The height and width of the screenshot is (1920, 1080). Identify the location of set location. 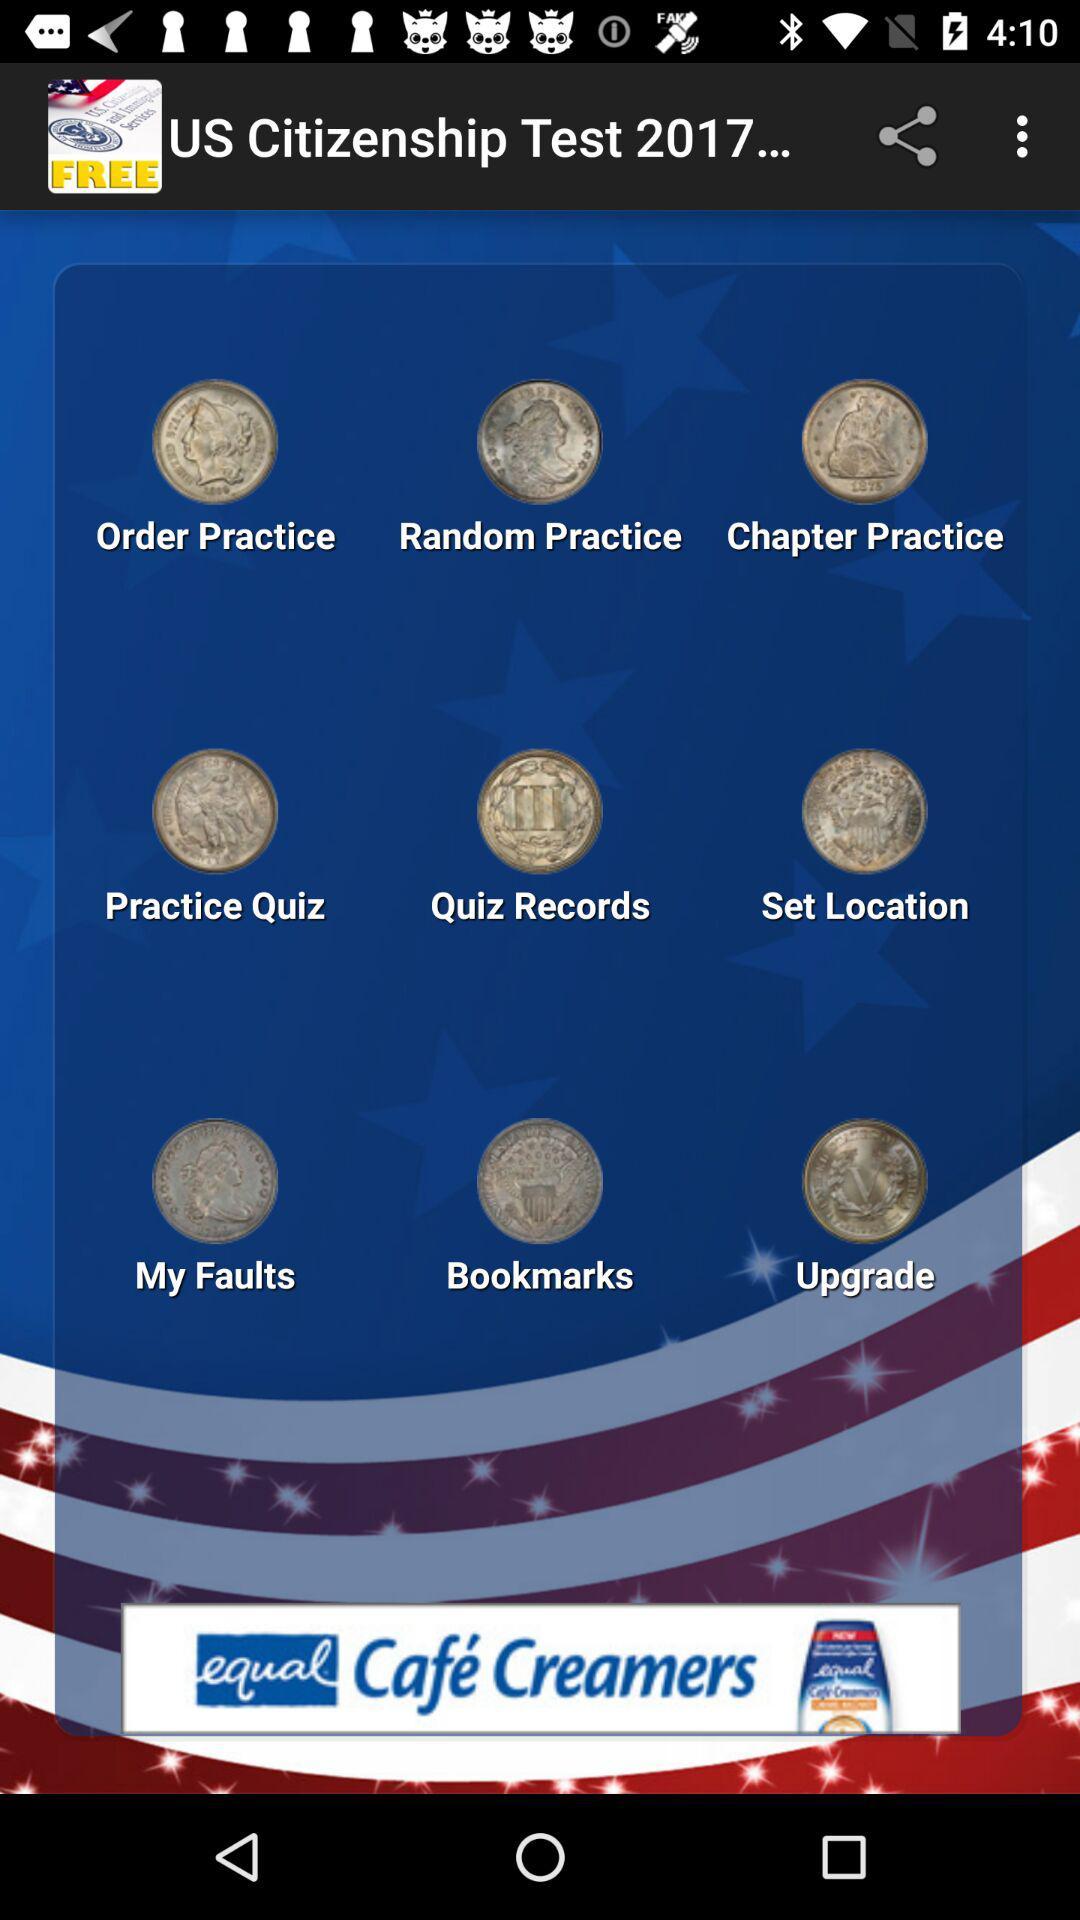
(863, 811).